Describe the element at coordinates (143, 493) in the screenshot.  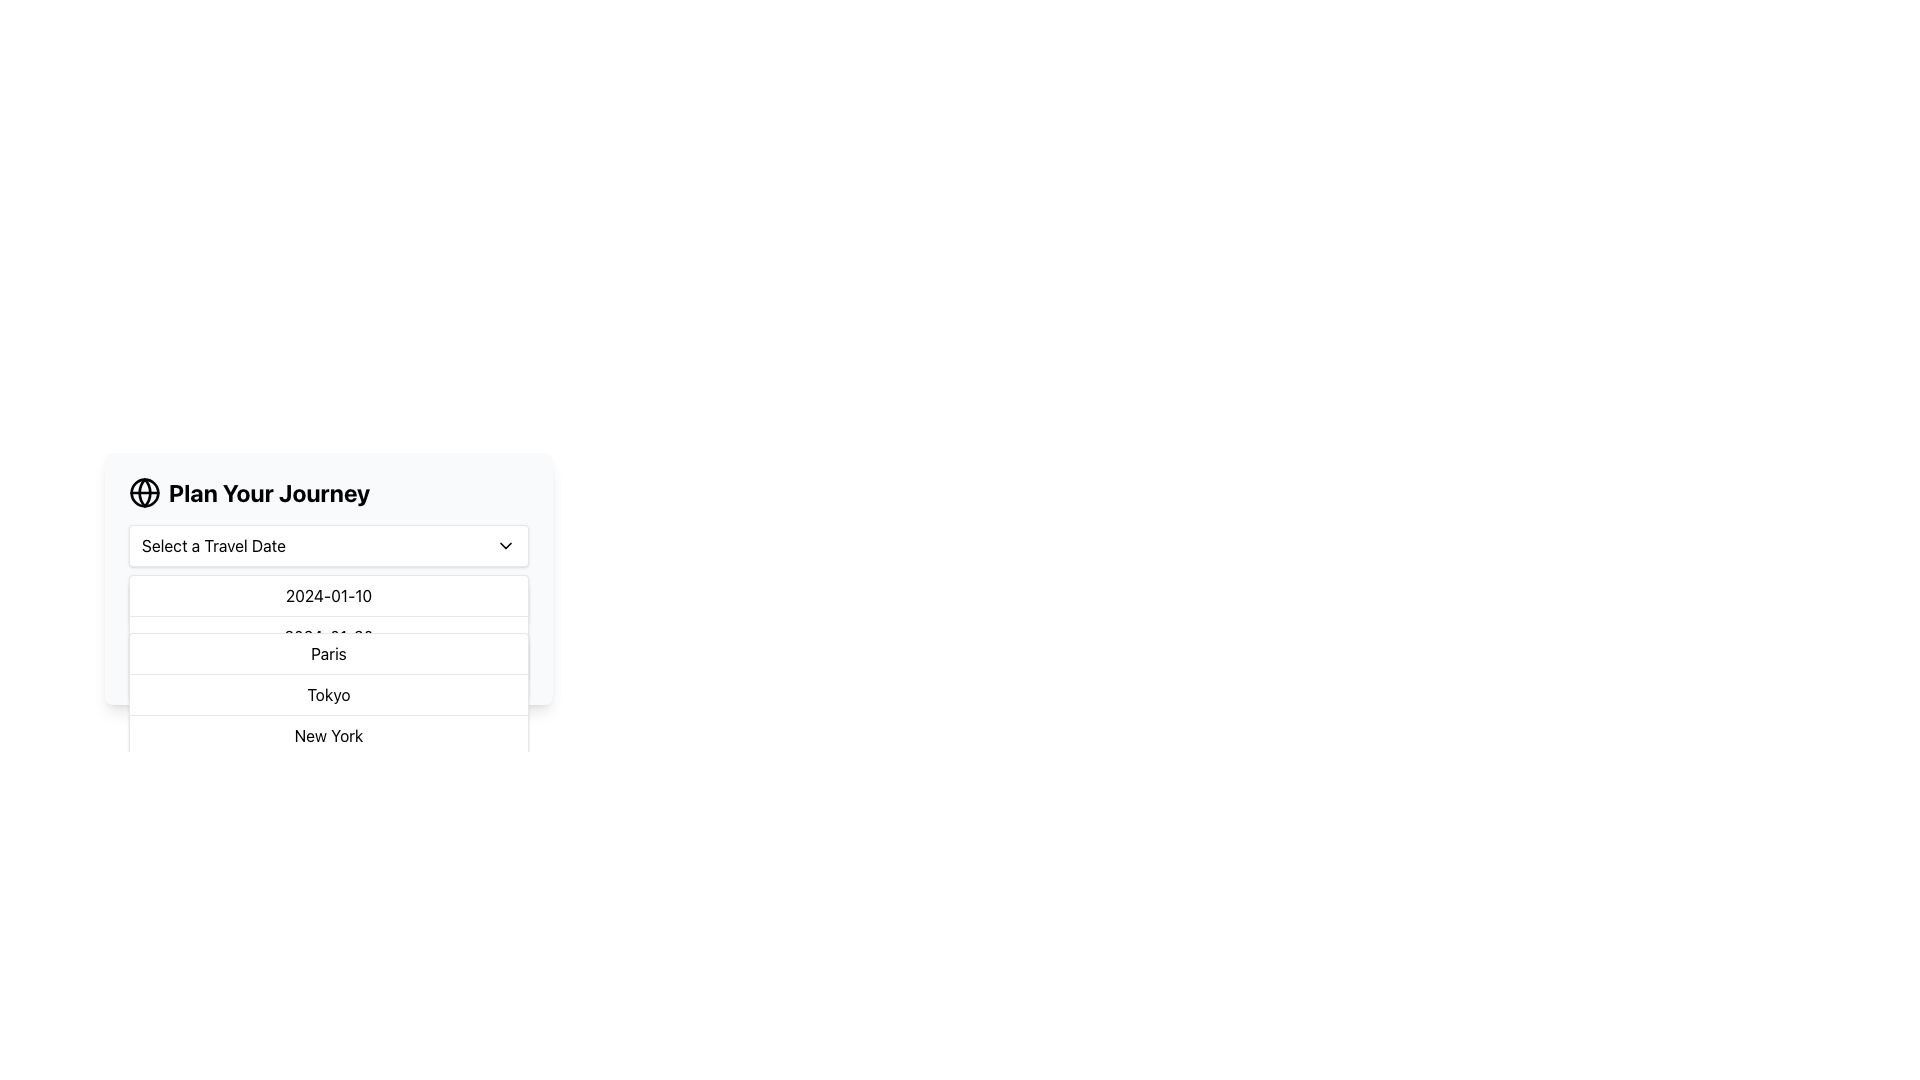
I see `the black globe icon, which is a circular emblem with intersecting lines, located to the left of the text 'Plan Your Journey'` at that location.